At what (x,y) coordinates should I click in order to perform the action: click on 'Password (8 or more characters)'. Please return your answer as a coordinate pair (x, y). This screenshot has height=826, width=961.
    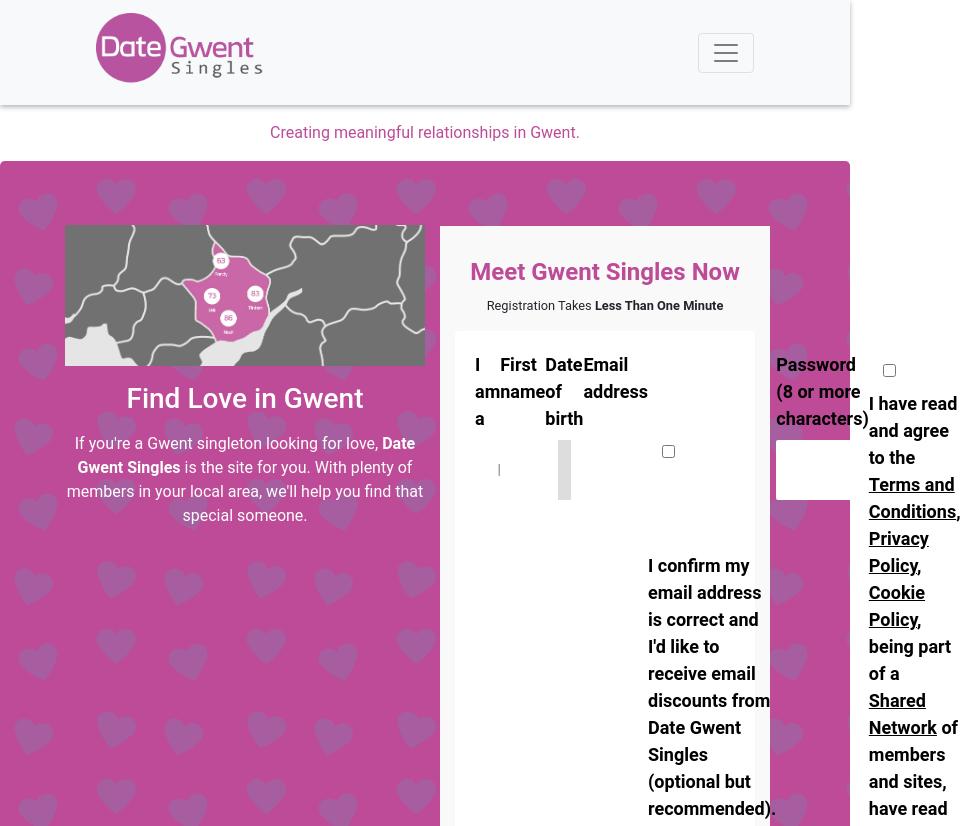
    Looking at the image, I should click on (822, 390).